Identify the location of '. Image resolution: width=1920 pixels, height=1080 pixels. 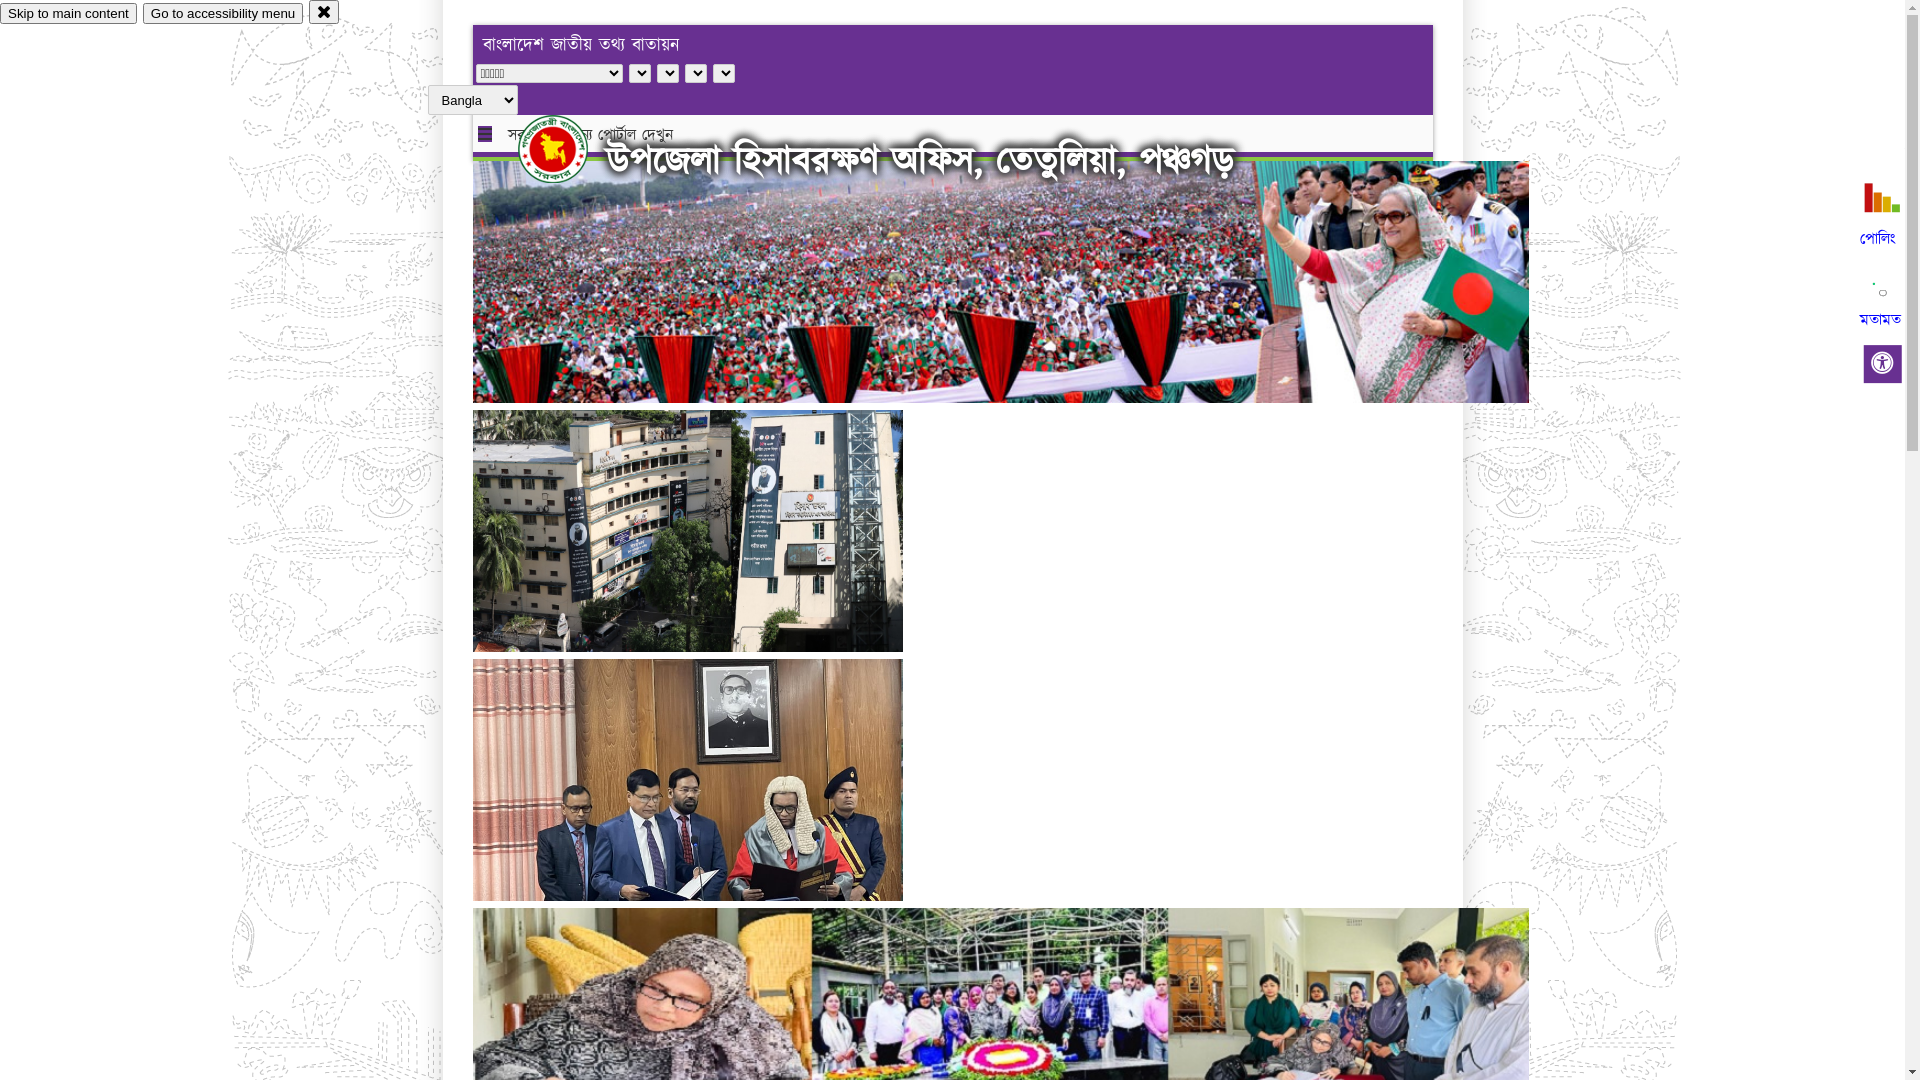
(569, 148).